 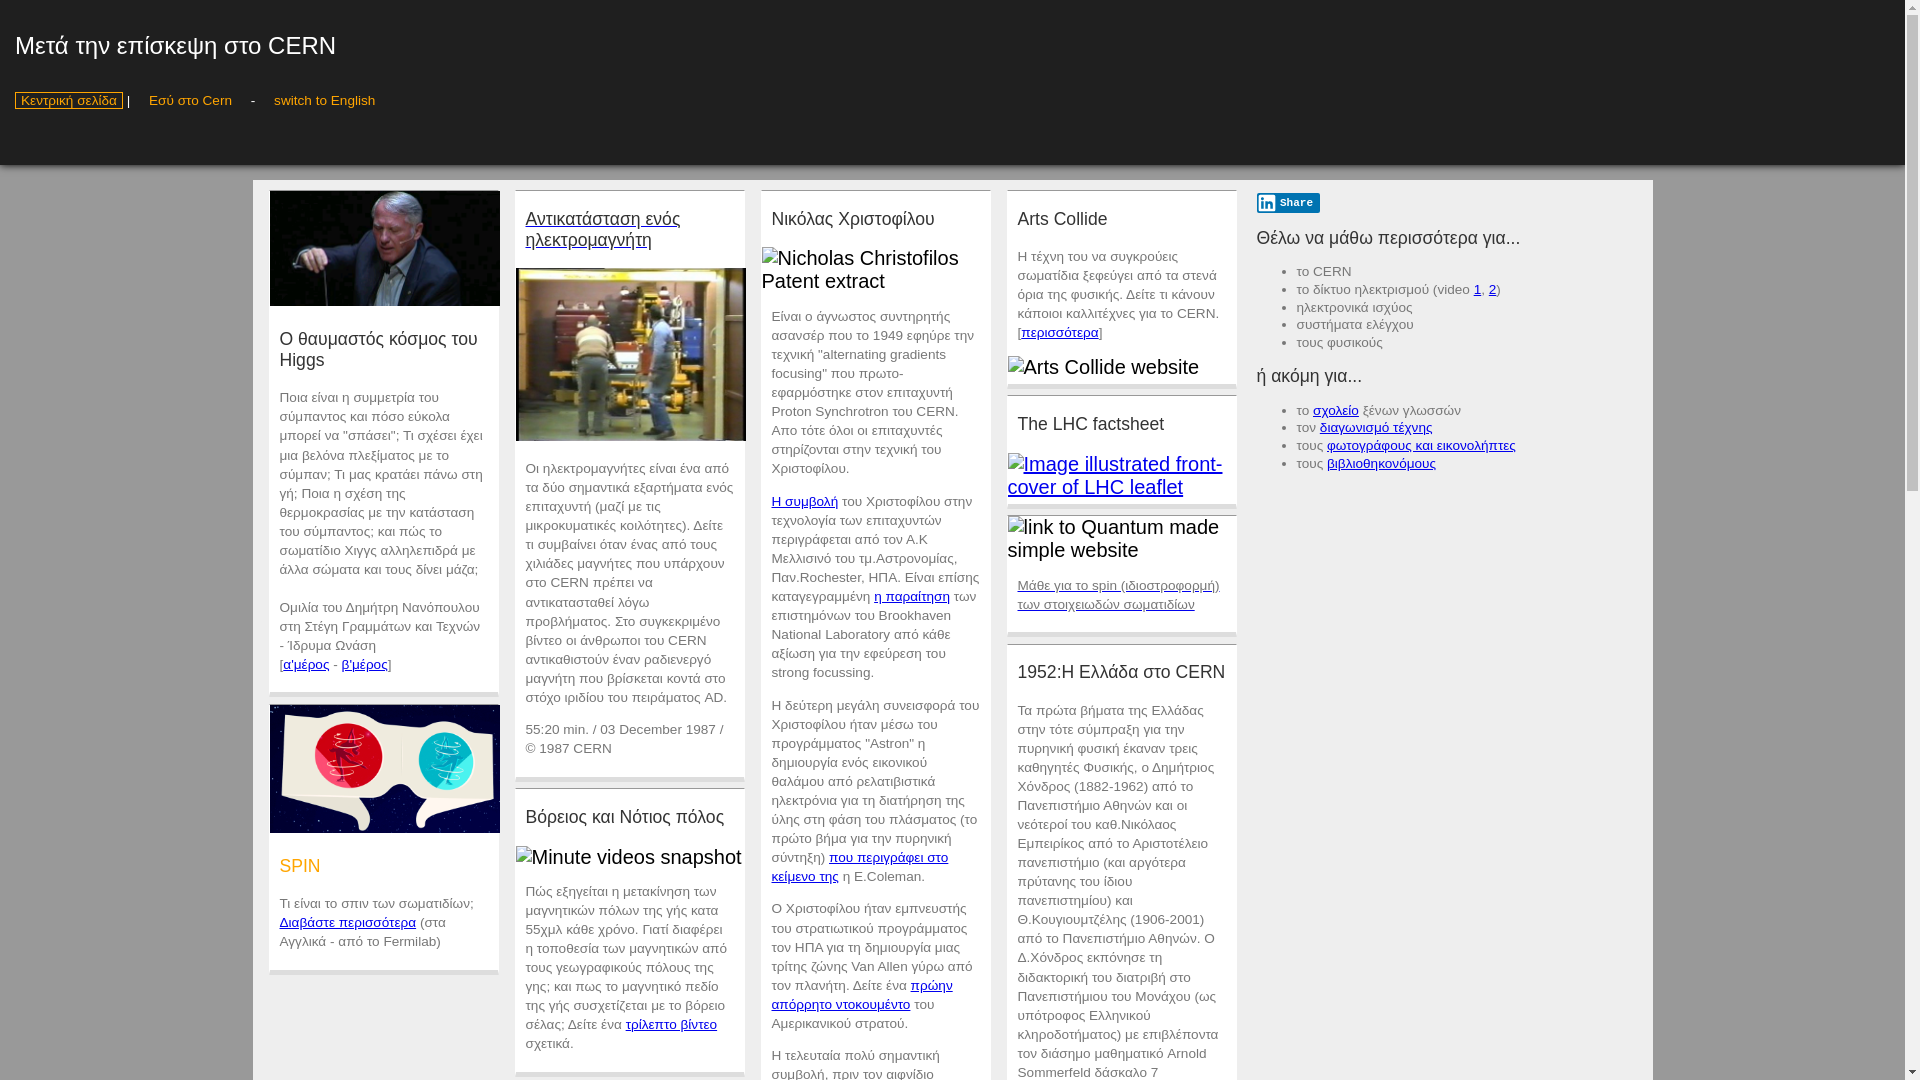 What do you see at coordinates (1287, 203) in the screenshot?
I see `'Share'` at bounding box center [1287, 203].